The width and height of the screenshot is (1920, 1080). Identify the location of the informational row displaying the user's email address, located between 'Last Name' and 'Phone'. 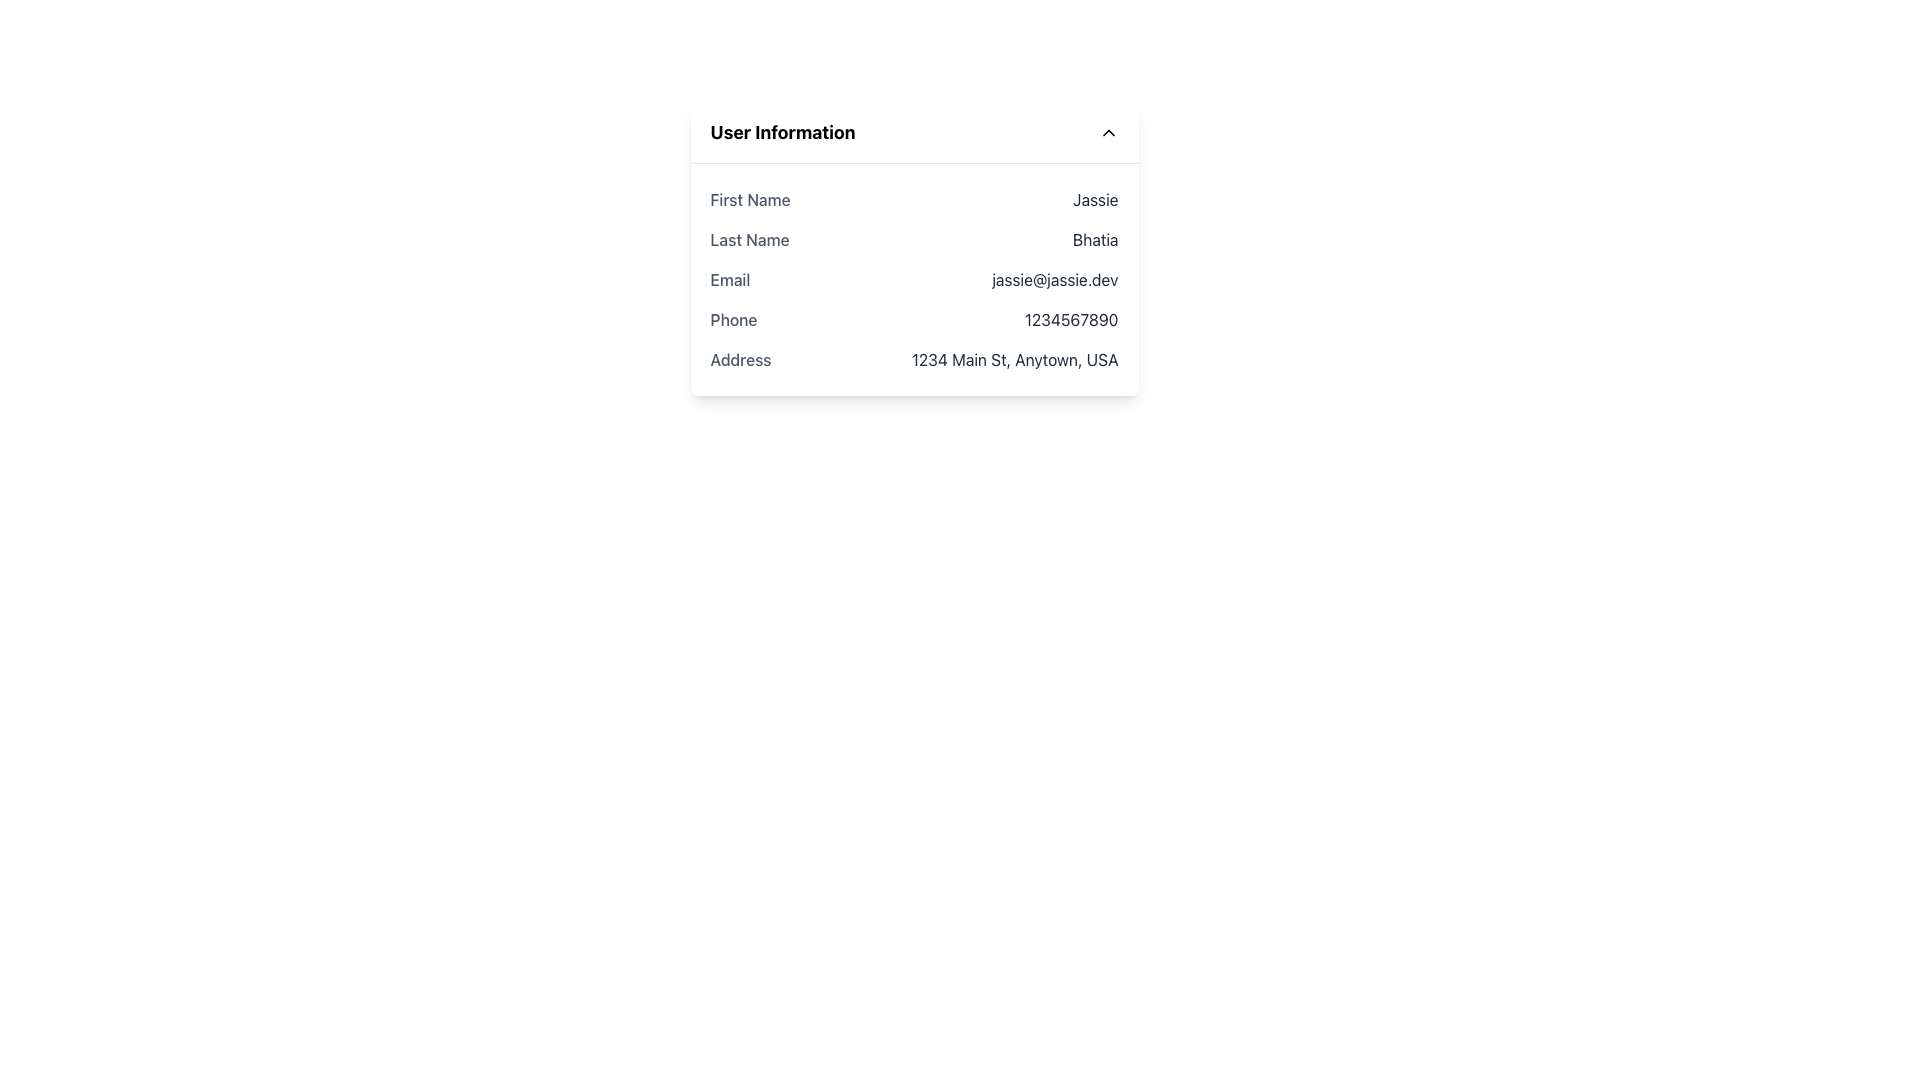
(913, 280).